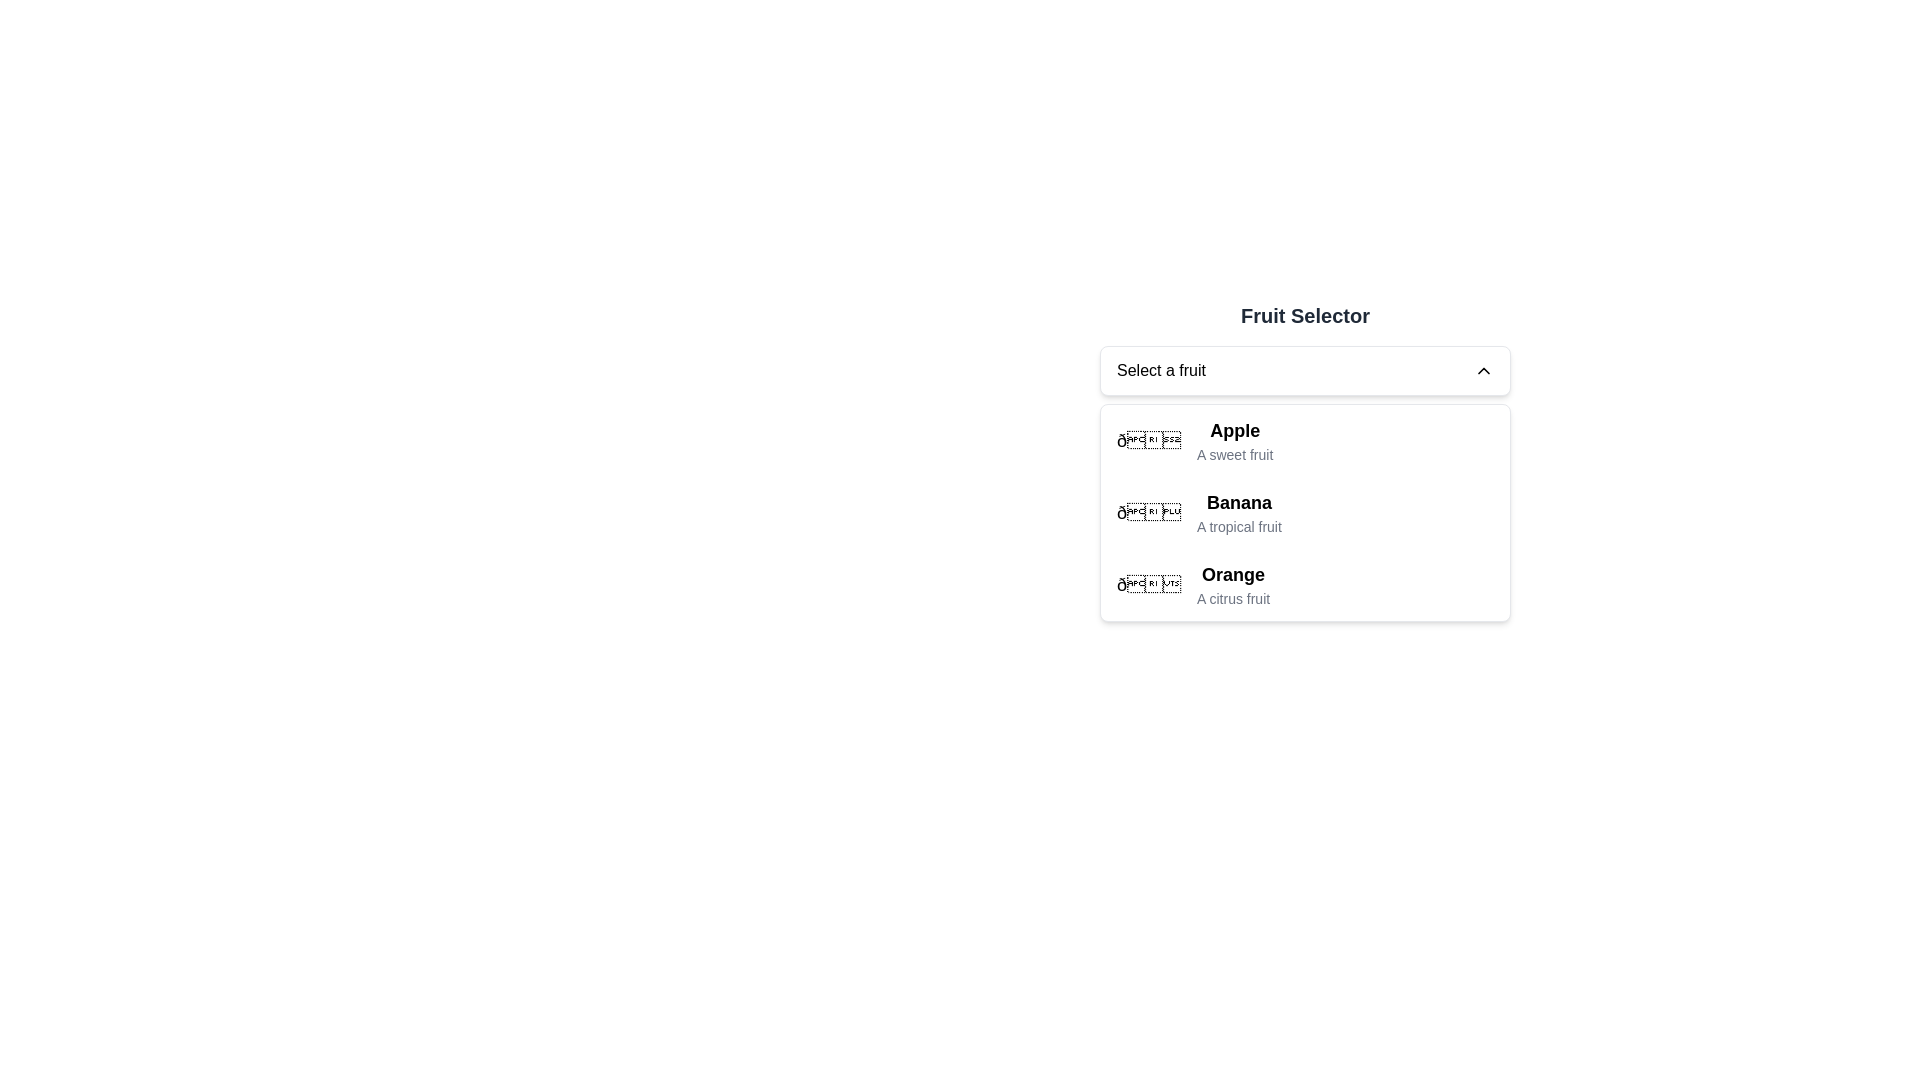 This screenshot has height=1080, width=1920. Describe the element at coordinates (1238, 501) in the screenshot. I see `'Banana' text label in the dropdown menu, which serves as the primary identifier for this option` at that location.